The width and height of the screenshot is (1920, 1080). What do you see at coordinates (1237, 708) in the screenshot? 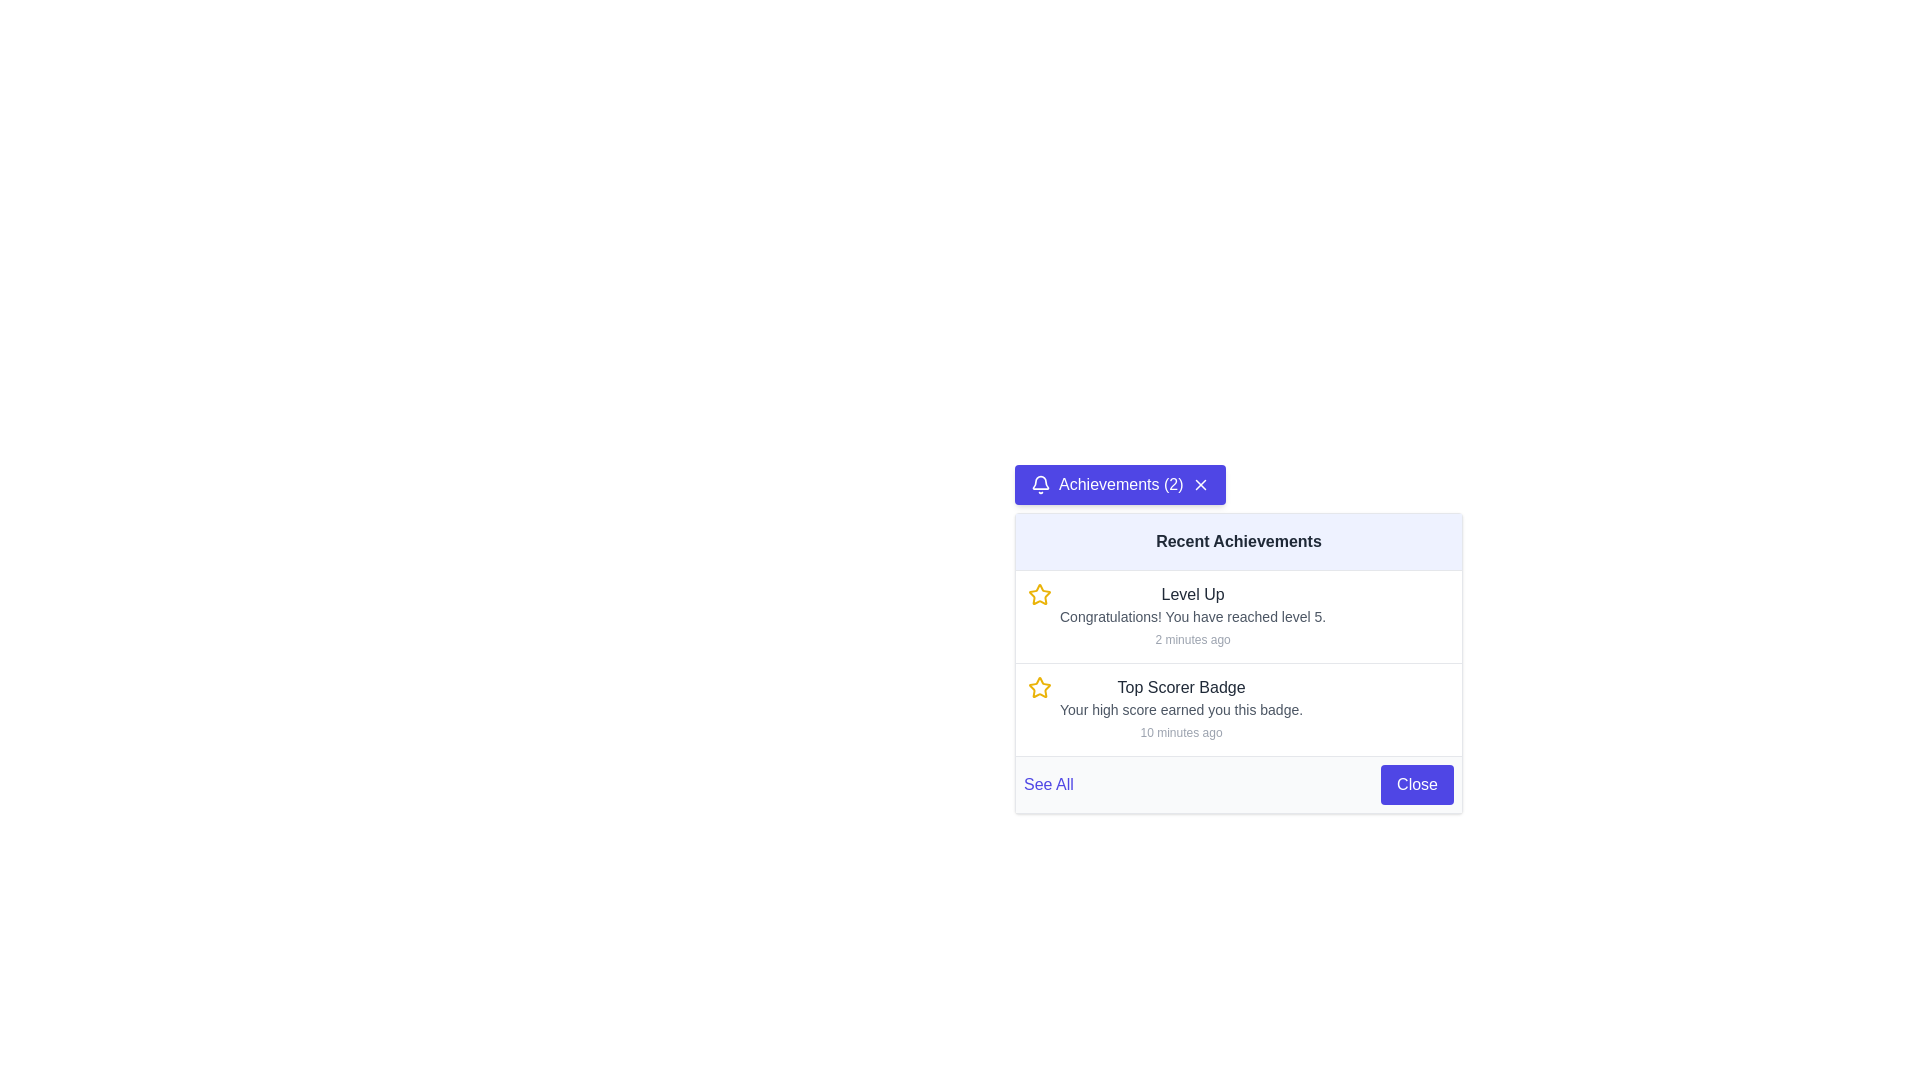
I see `the 'Top Scorer Badge' notification in the 'Recent Achievements' panel, which is the second entry below 'Level Up'` at bounding box center [1237, 708].